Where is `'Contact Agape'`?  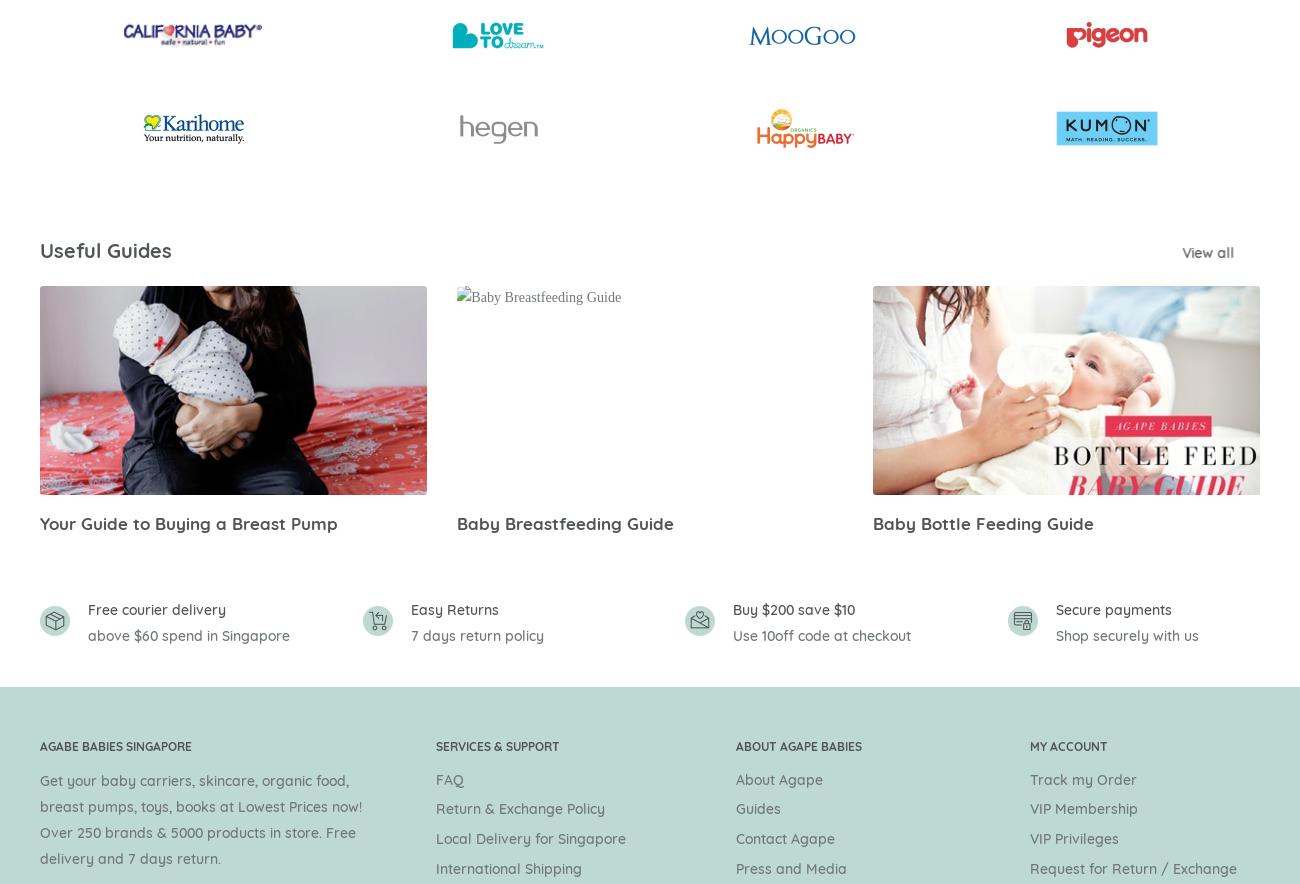
'Contact Agape' is located at coordinates (784, 839).